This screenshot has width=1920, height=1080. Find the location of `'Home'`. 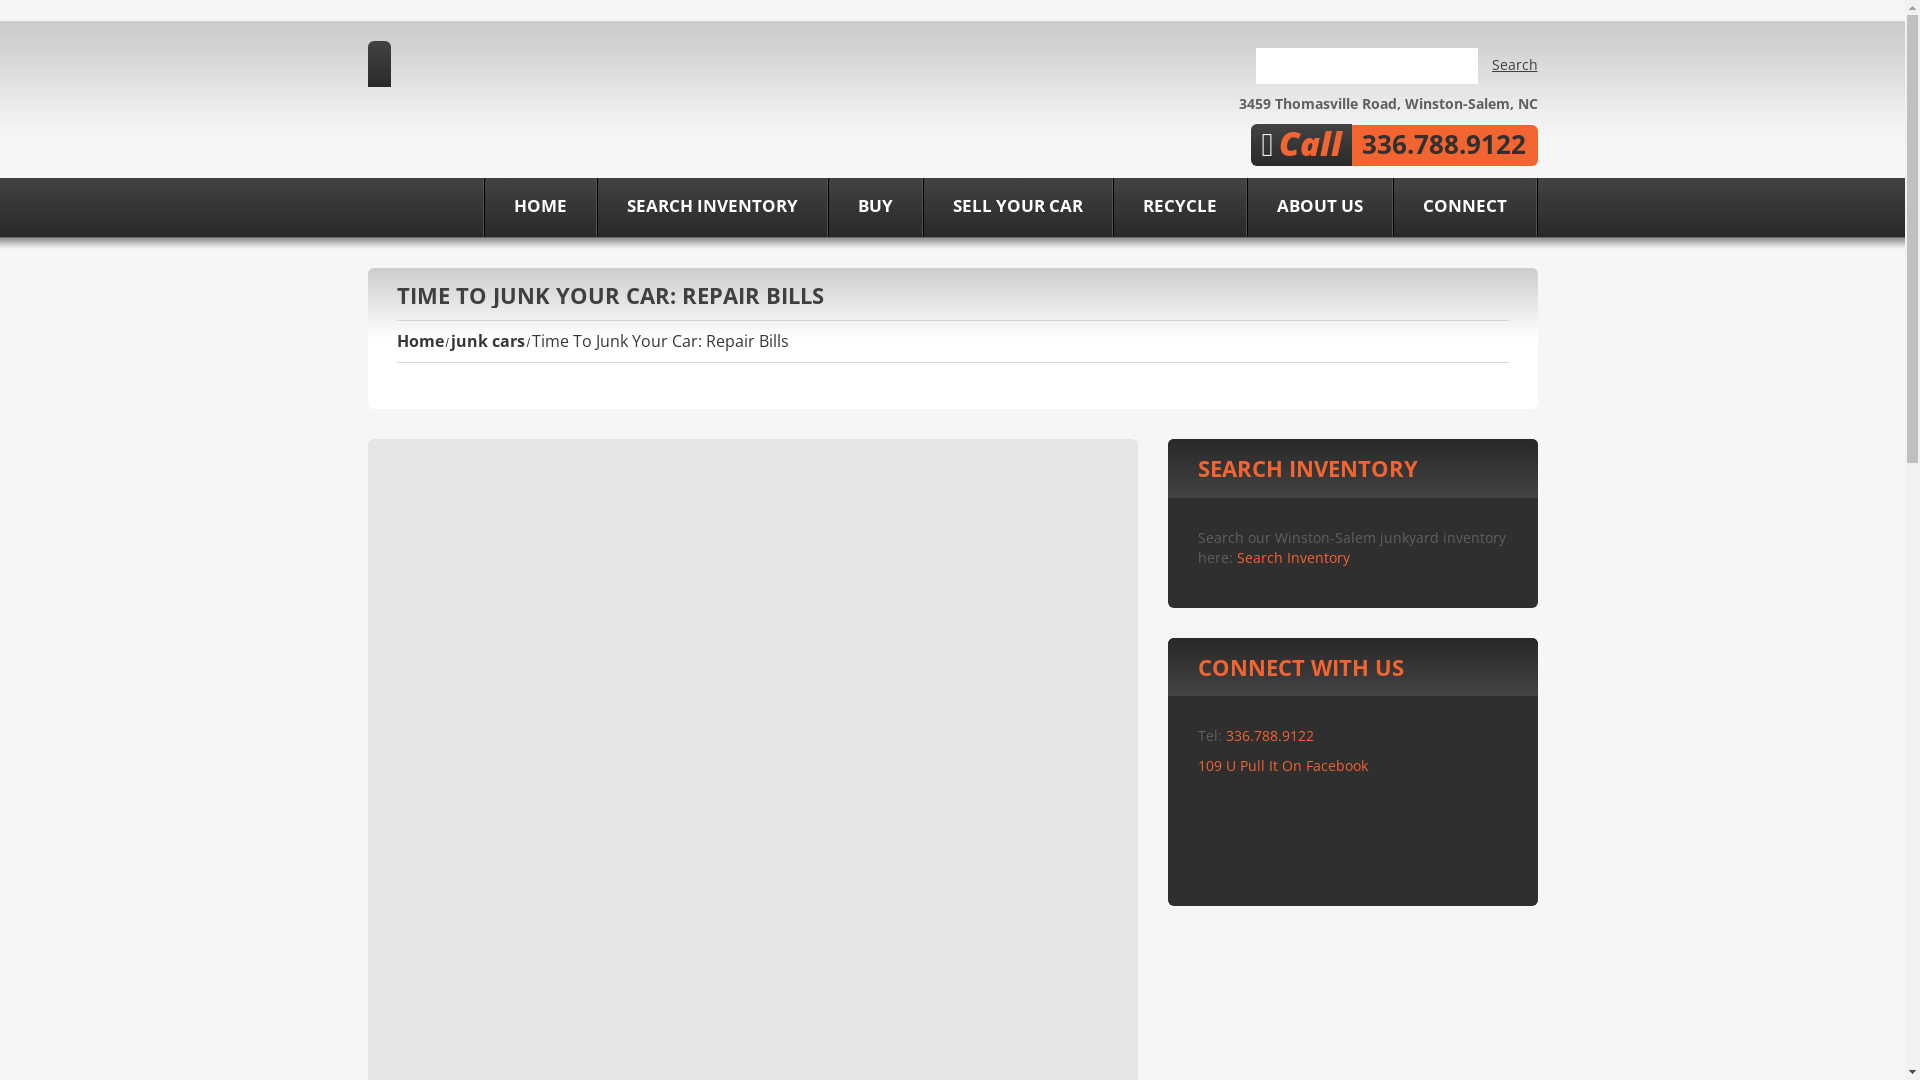

'Home' is located at coordinates (418, 339).